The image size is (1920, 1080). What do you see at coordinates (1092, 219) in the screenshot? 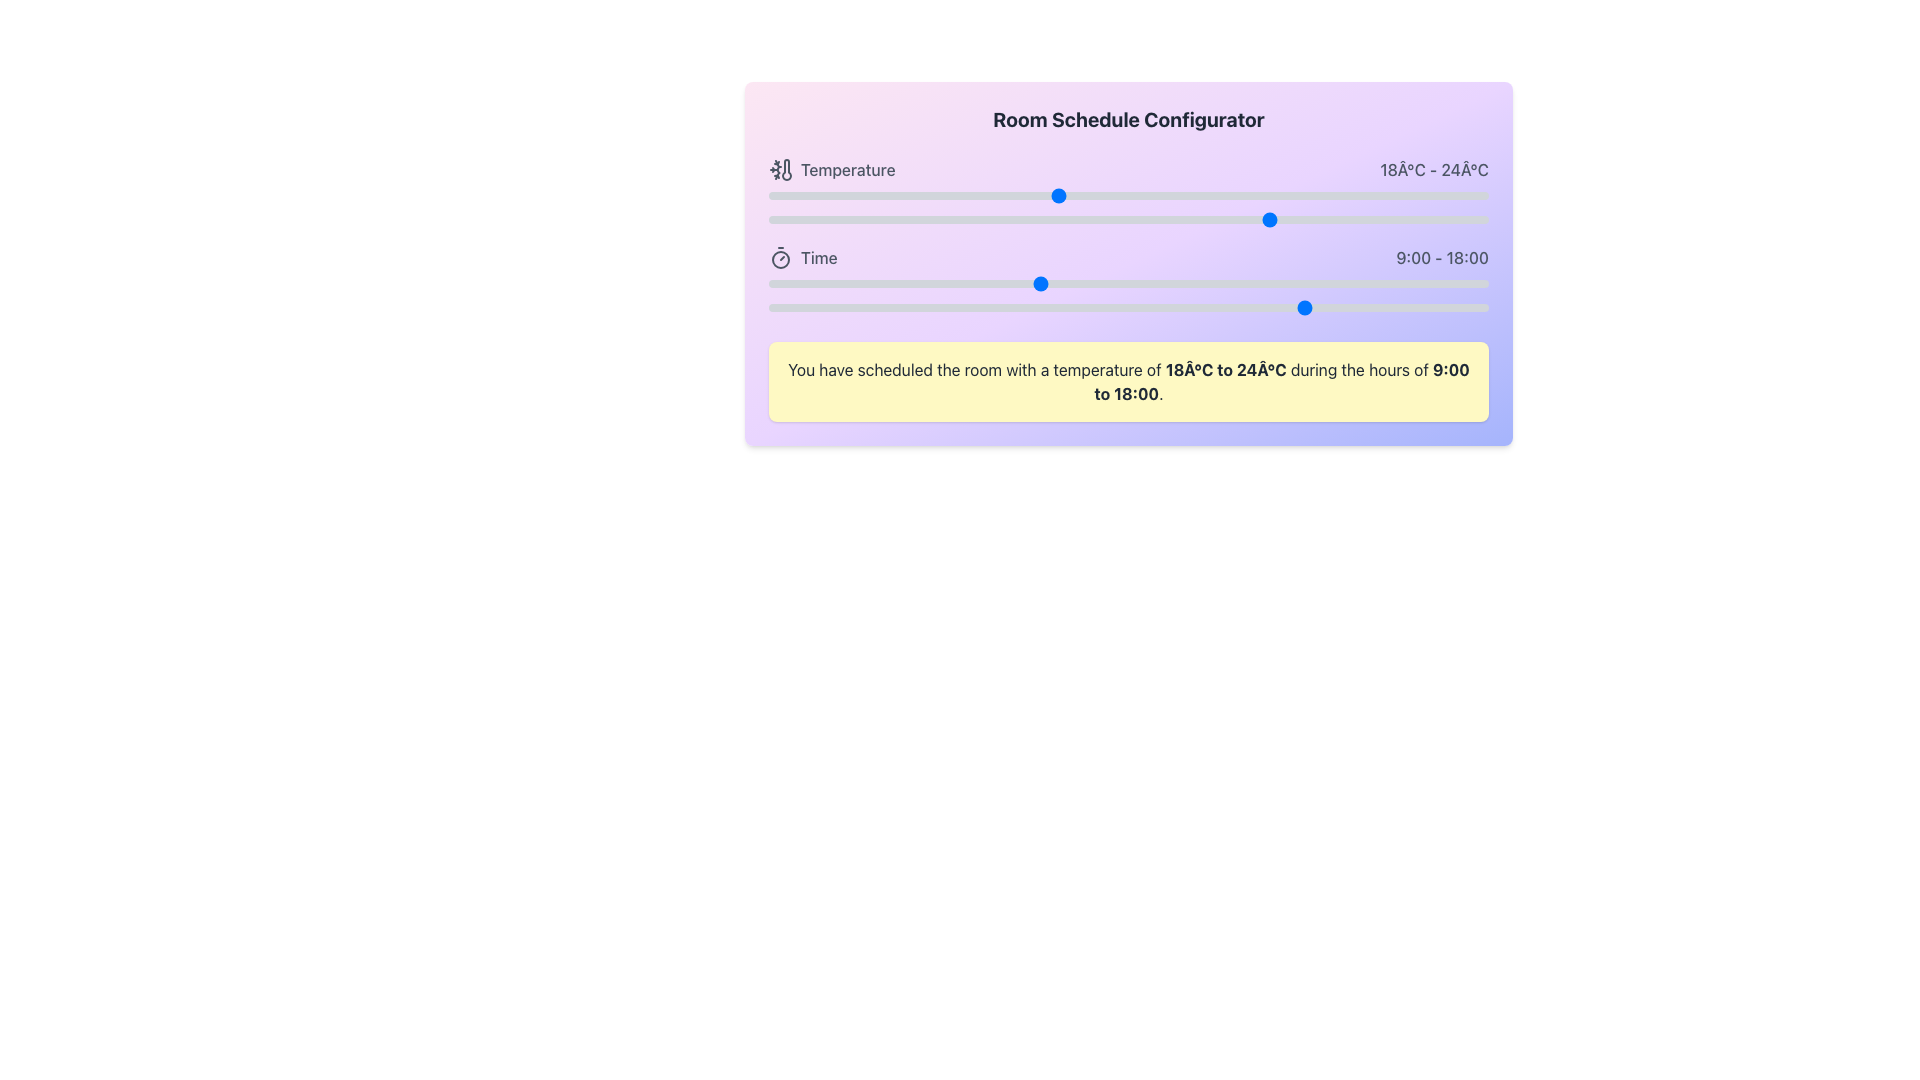
I see `the slider value` at bounding box center [1092, 219].